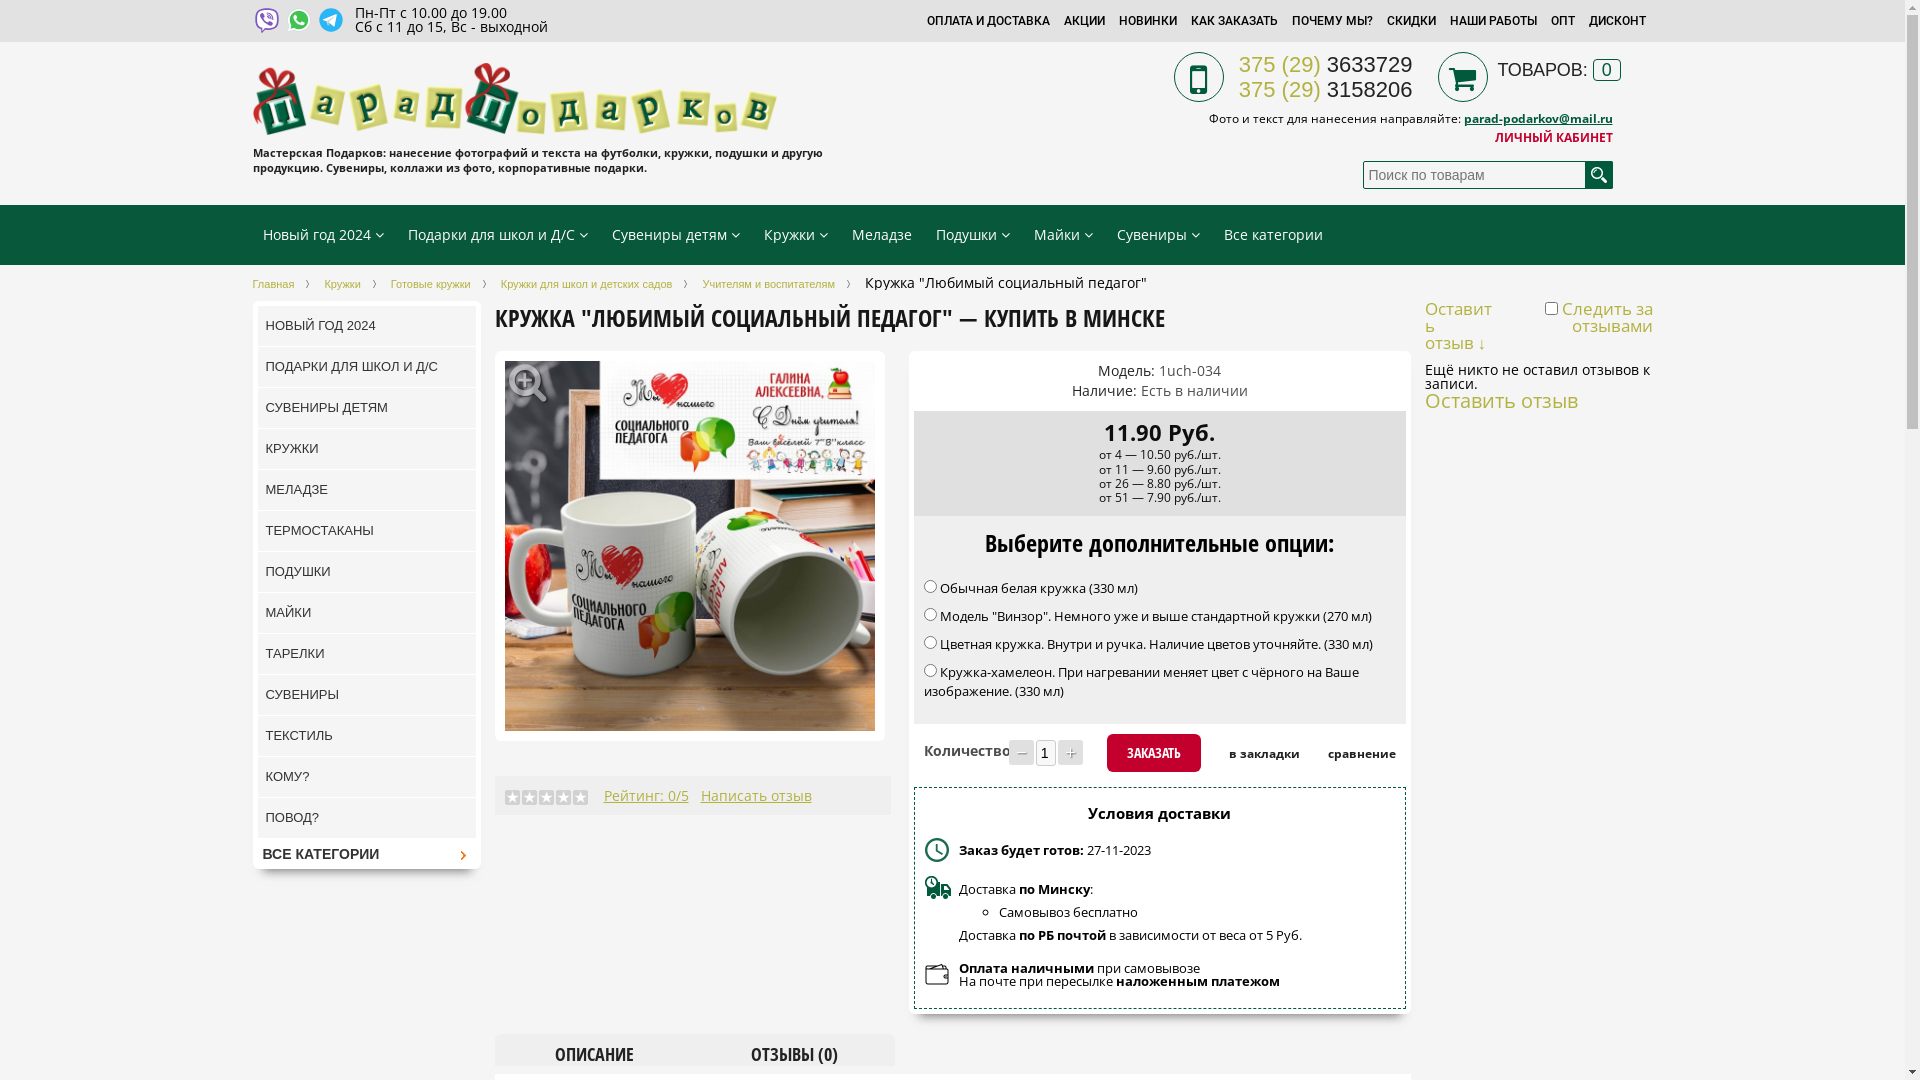 This screenshot has height=1080, width=1920. What do you see at coordinates (1325, 63) in the screenshot?
I see `'375 (29) 3633729'` at bounding box center [1325, 63].